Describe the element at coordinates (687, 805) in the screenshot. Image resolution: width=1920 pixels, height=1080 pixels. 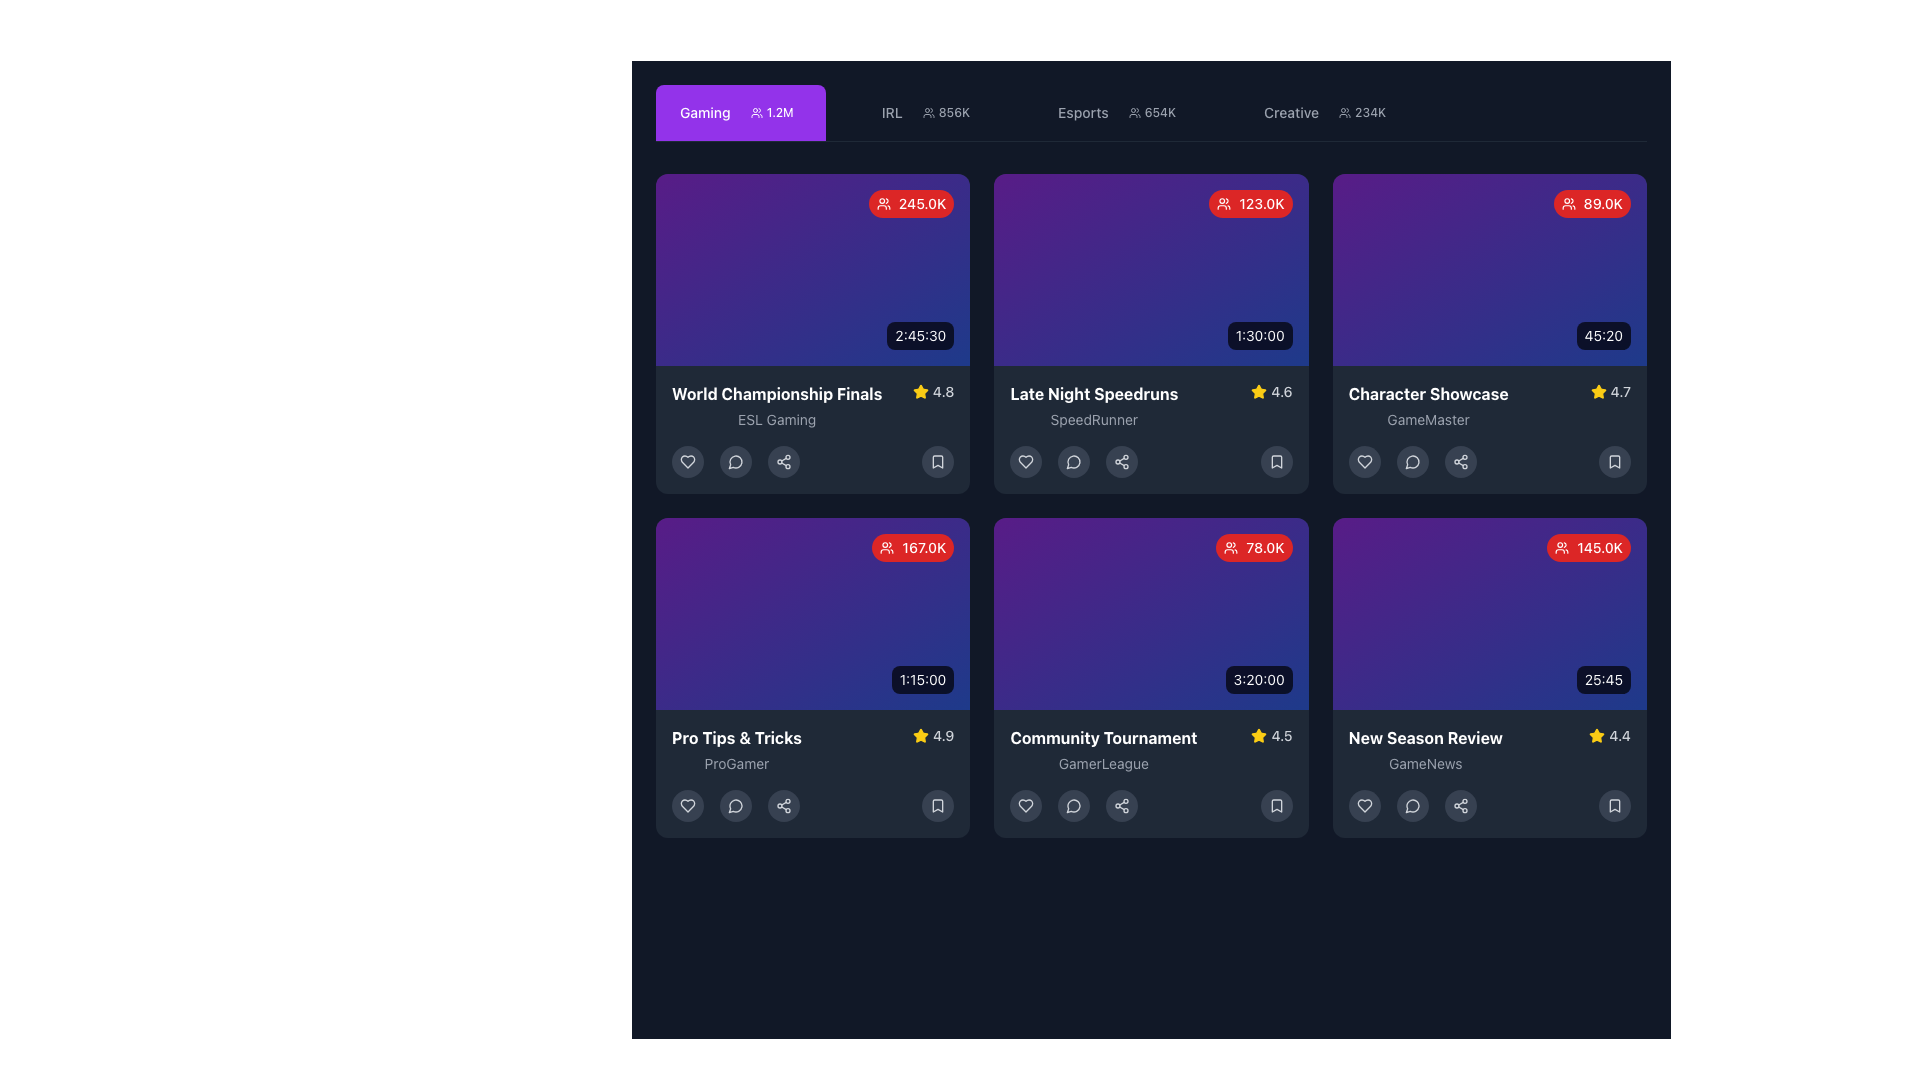
I see `the heart icon button located at the bottom of the 'Pro Tips & Tricks' card` at that location.